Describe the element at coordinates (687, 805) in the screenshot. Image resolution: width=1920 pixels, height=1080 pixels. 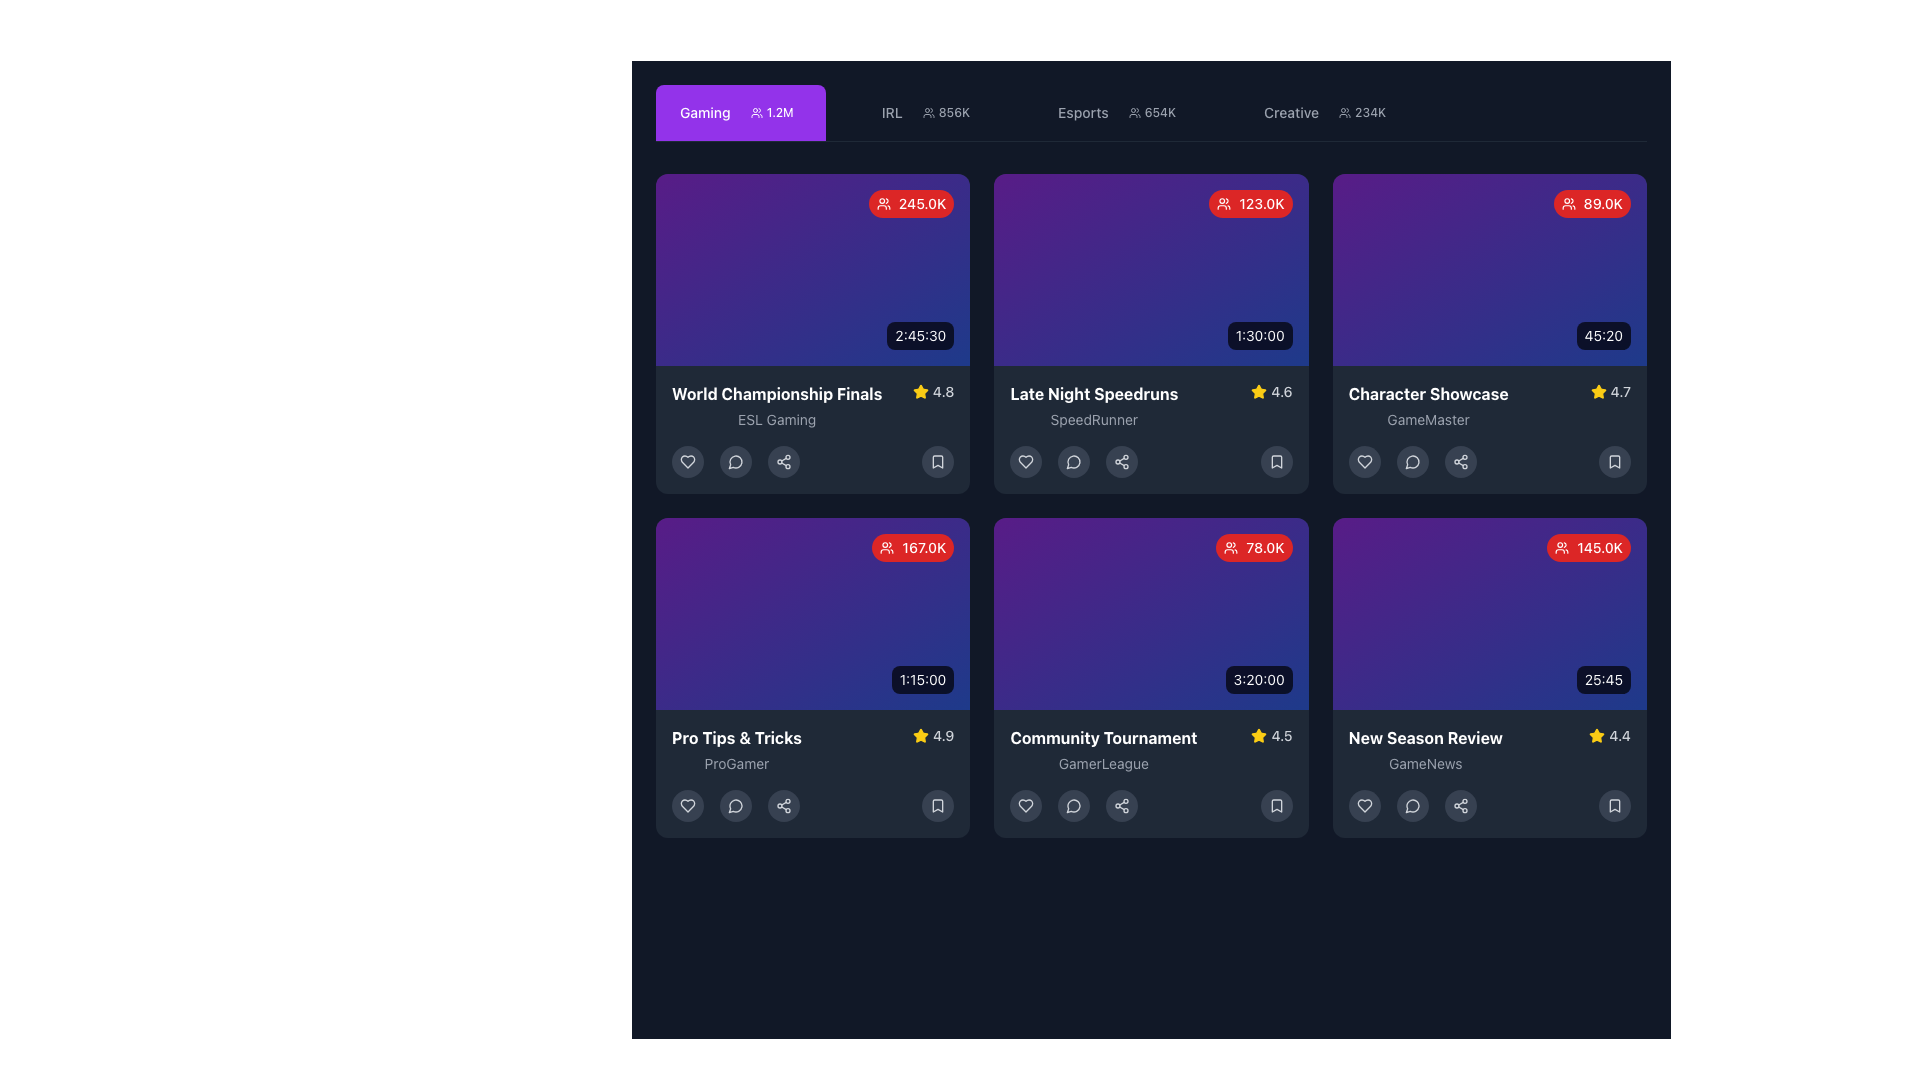
I see `the heart icon button located at the bottom of the 'Pro Tips & Tricks' card` at that location.